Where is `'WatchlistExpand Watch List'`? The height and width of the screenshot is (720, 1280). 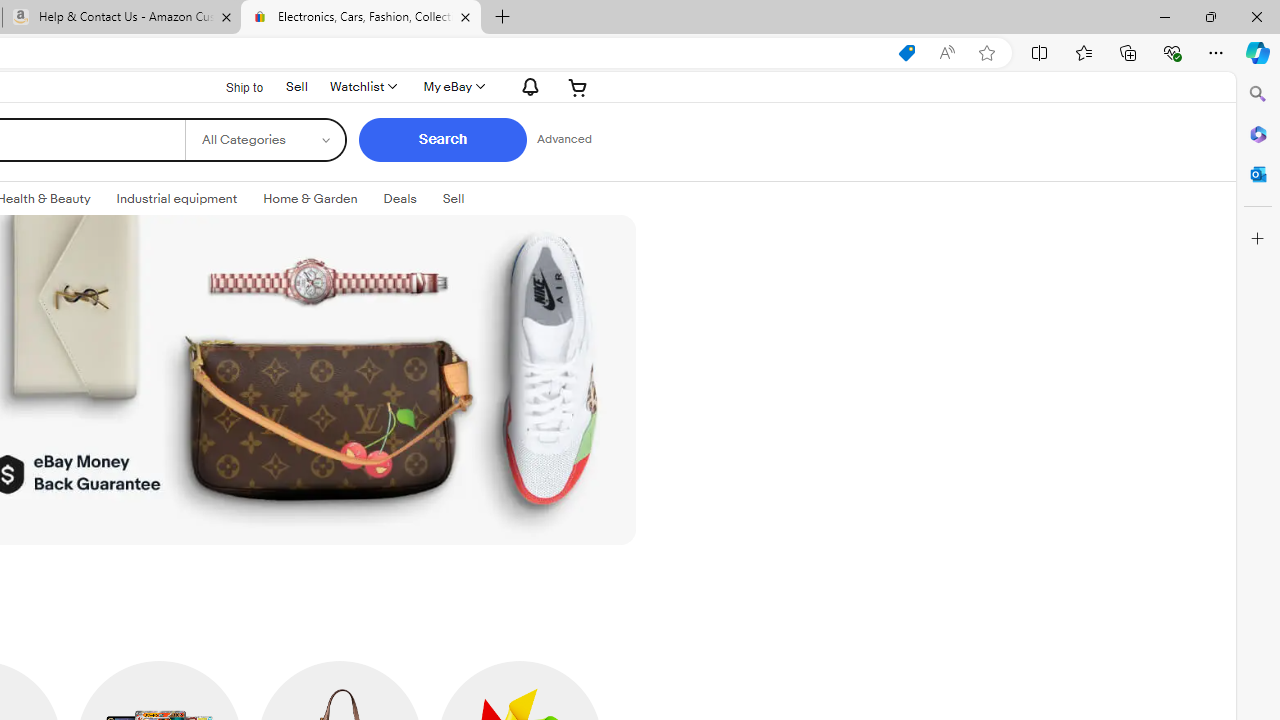
'WatchlistExpand Watch List' is located at coordinates (362, 86).